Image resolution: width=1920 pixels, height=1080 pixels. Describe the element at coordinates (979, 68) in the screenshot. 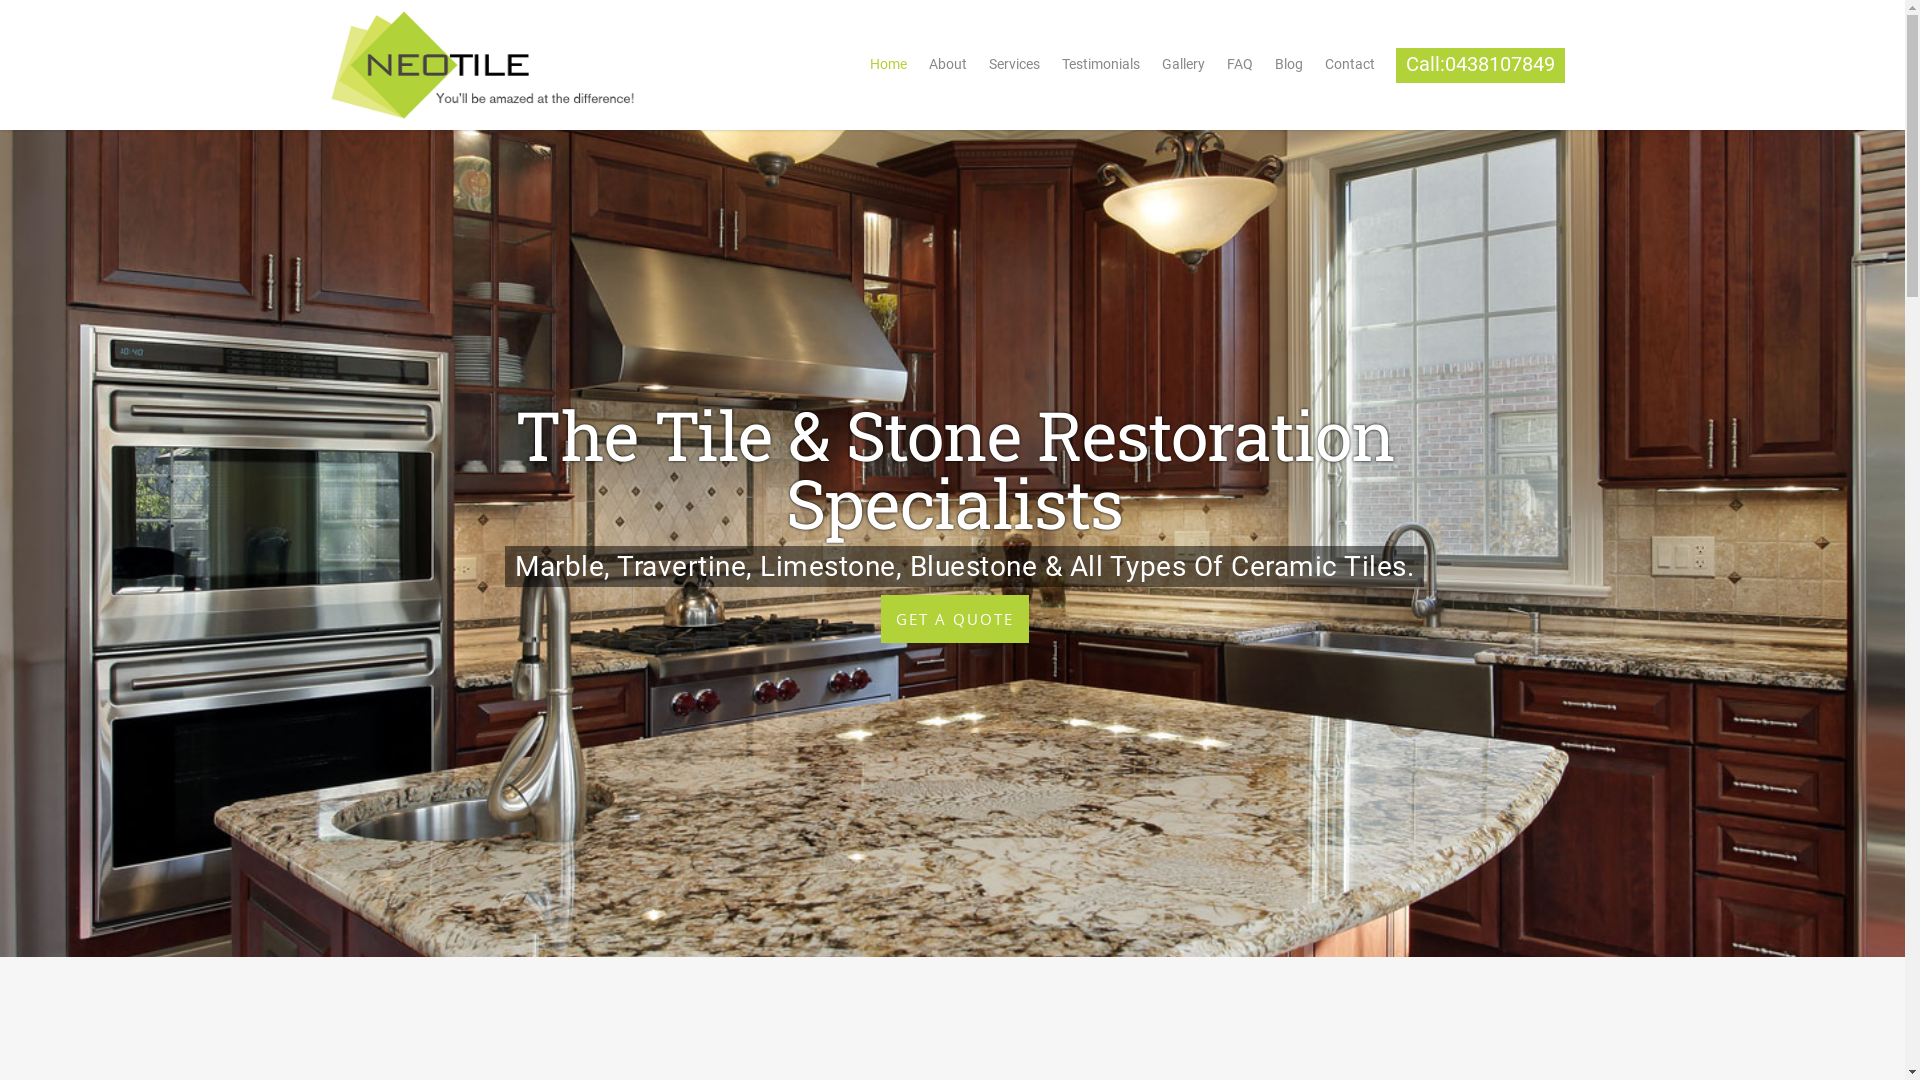

I see `'Services'` at that location.